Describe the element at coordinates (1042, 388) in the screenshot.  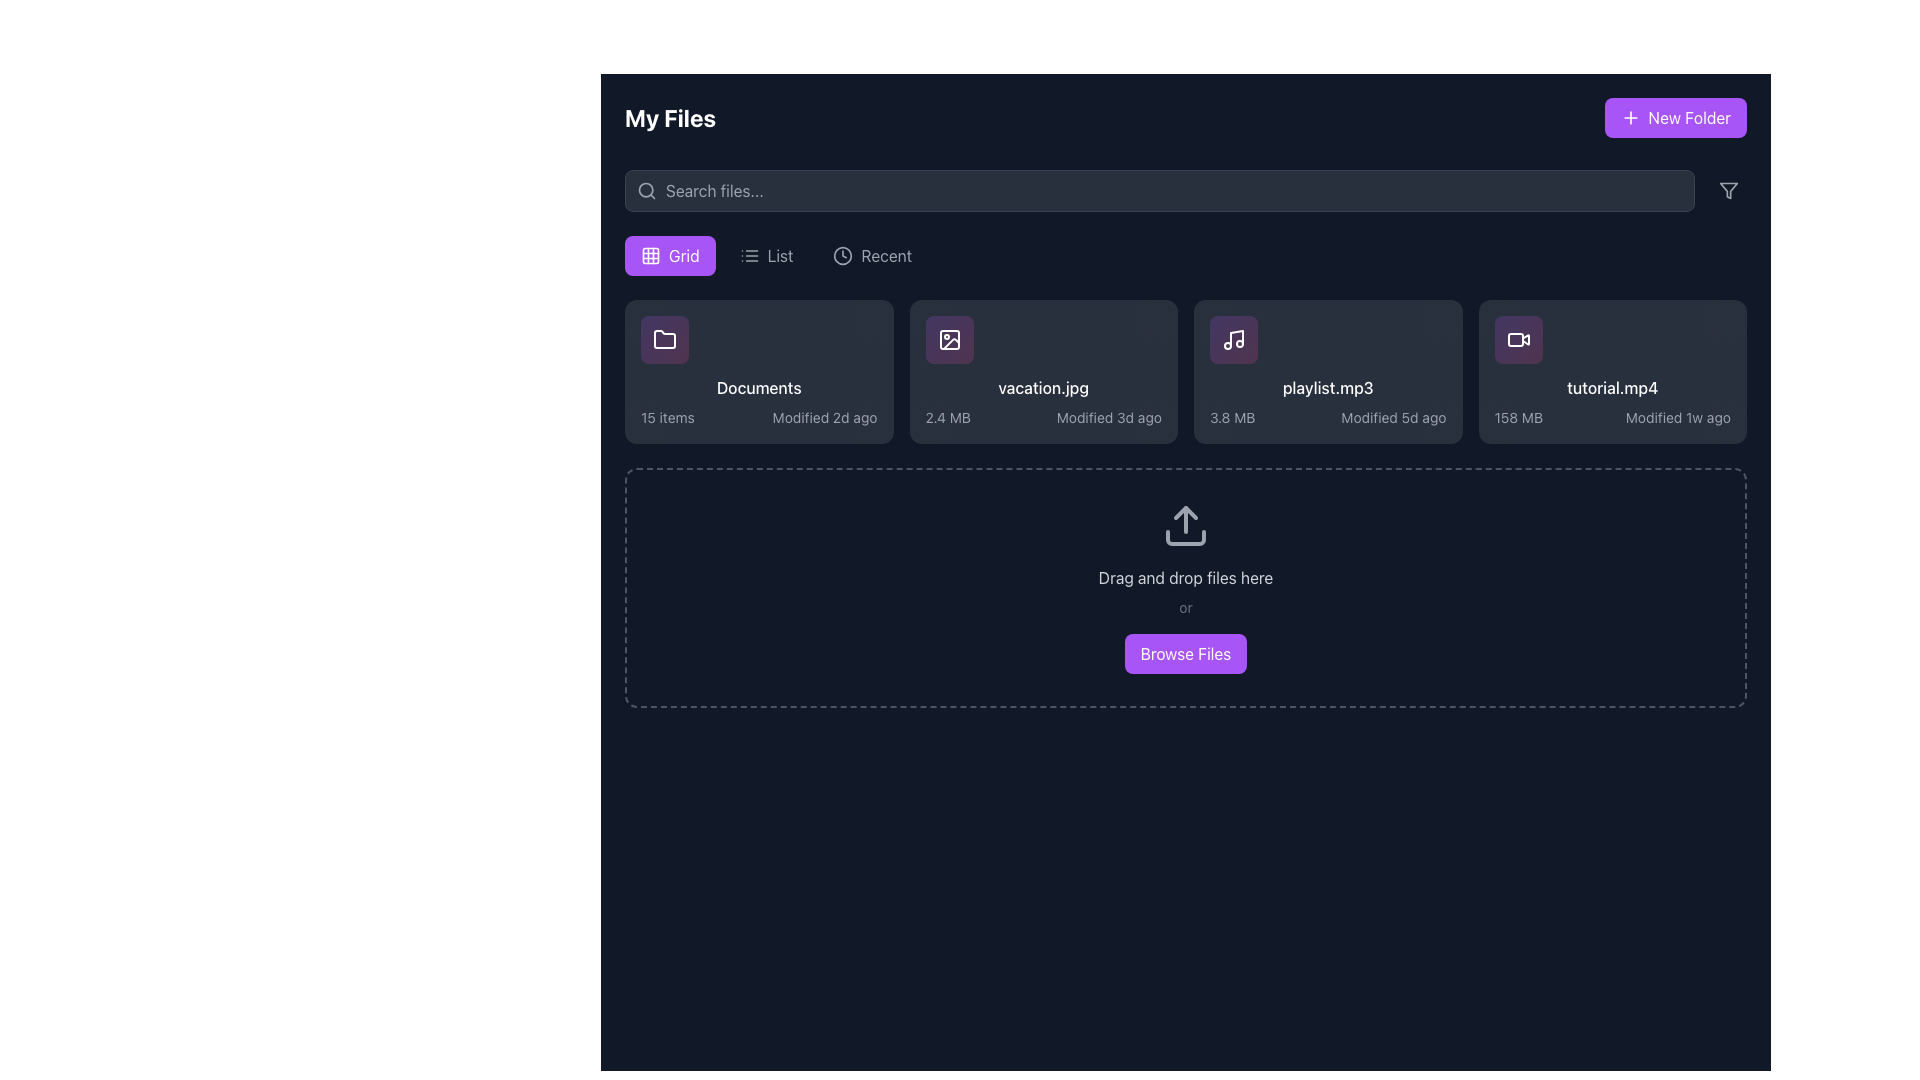
I see `the centered lower text label of the second card in the grid view` at that location.